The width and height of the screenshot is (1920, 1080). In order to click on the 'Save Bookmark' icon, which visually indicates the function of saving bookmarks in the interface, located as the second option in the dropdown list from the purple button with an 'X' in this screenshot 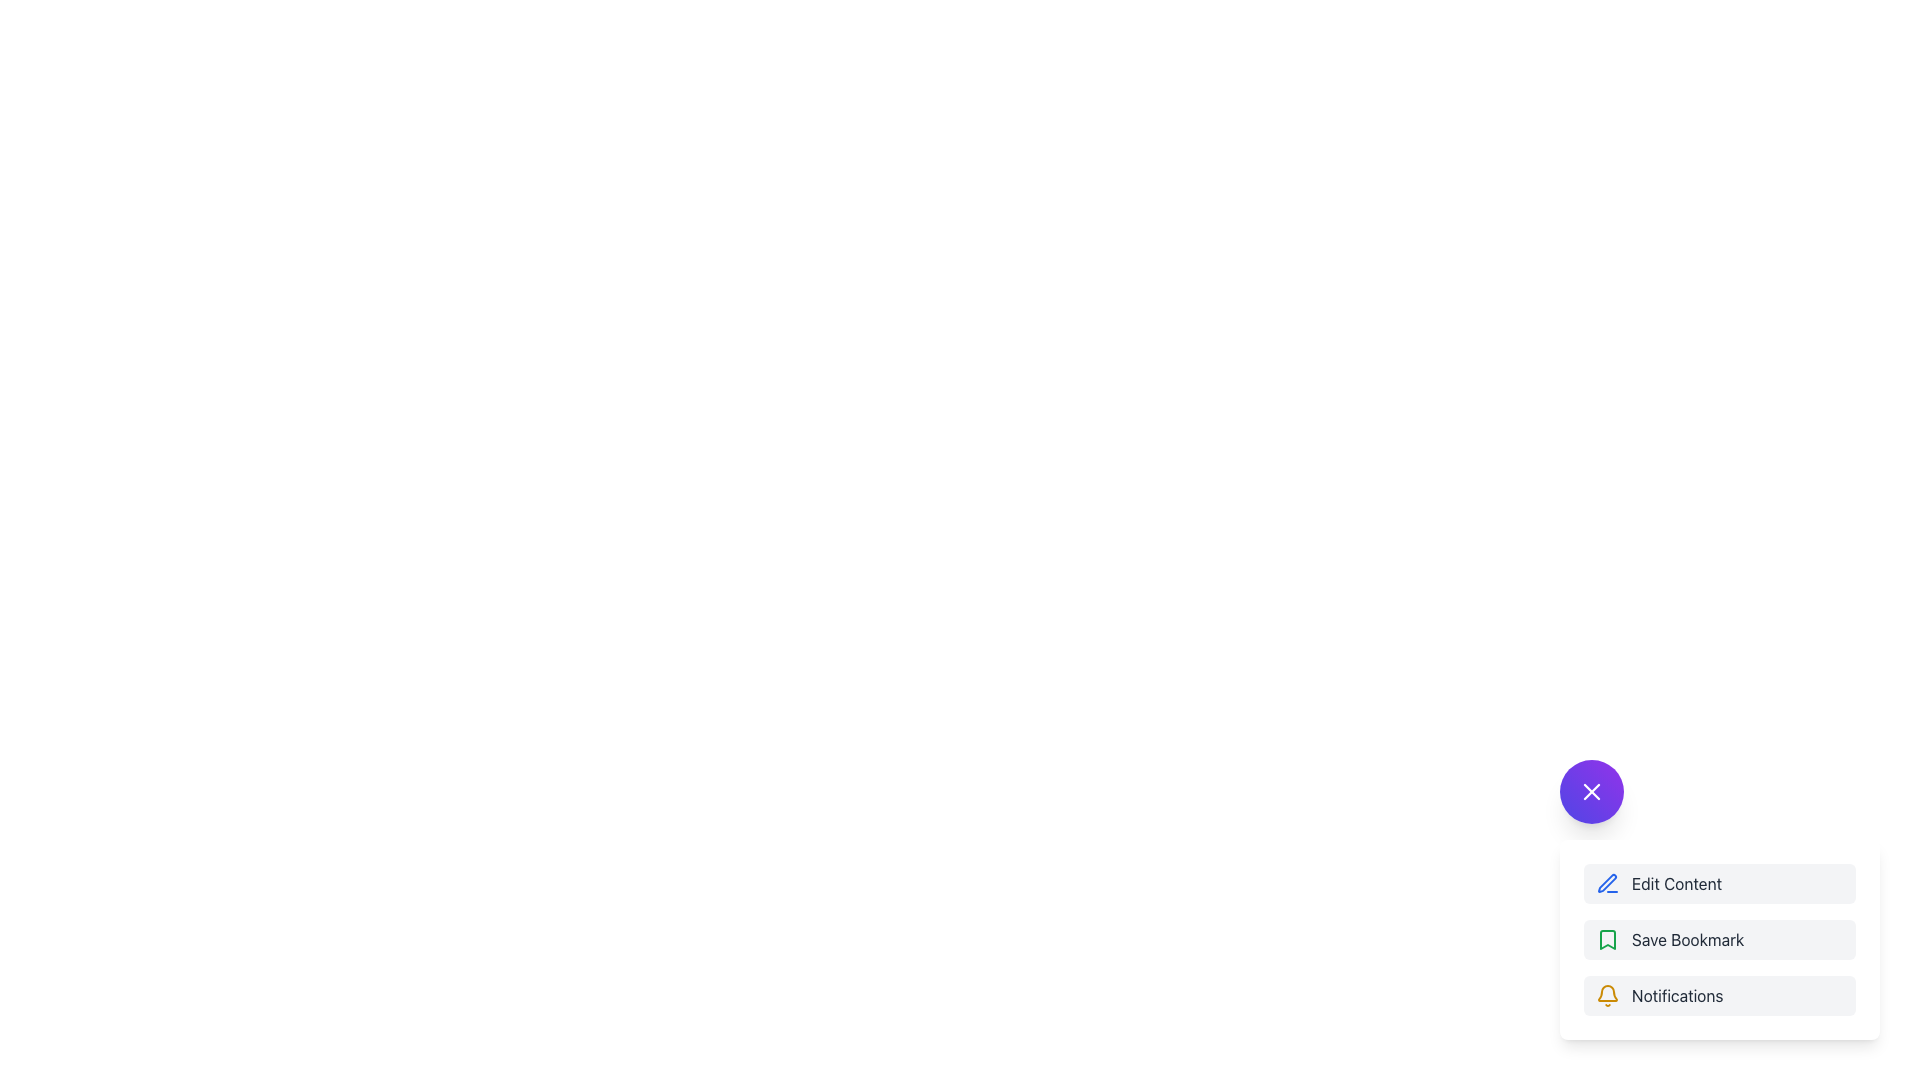, I will do `click(1608, 940)`.